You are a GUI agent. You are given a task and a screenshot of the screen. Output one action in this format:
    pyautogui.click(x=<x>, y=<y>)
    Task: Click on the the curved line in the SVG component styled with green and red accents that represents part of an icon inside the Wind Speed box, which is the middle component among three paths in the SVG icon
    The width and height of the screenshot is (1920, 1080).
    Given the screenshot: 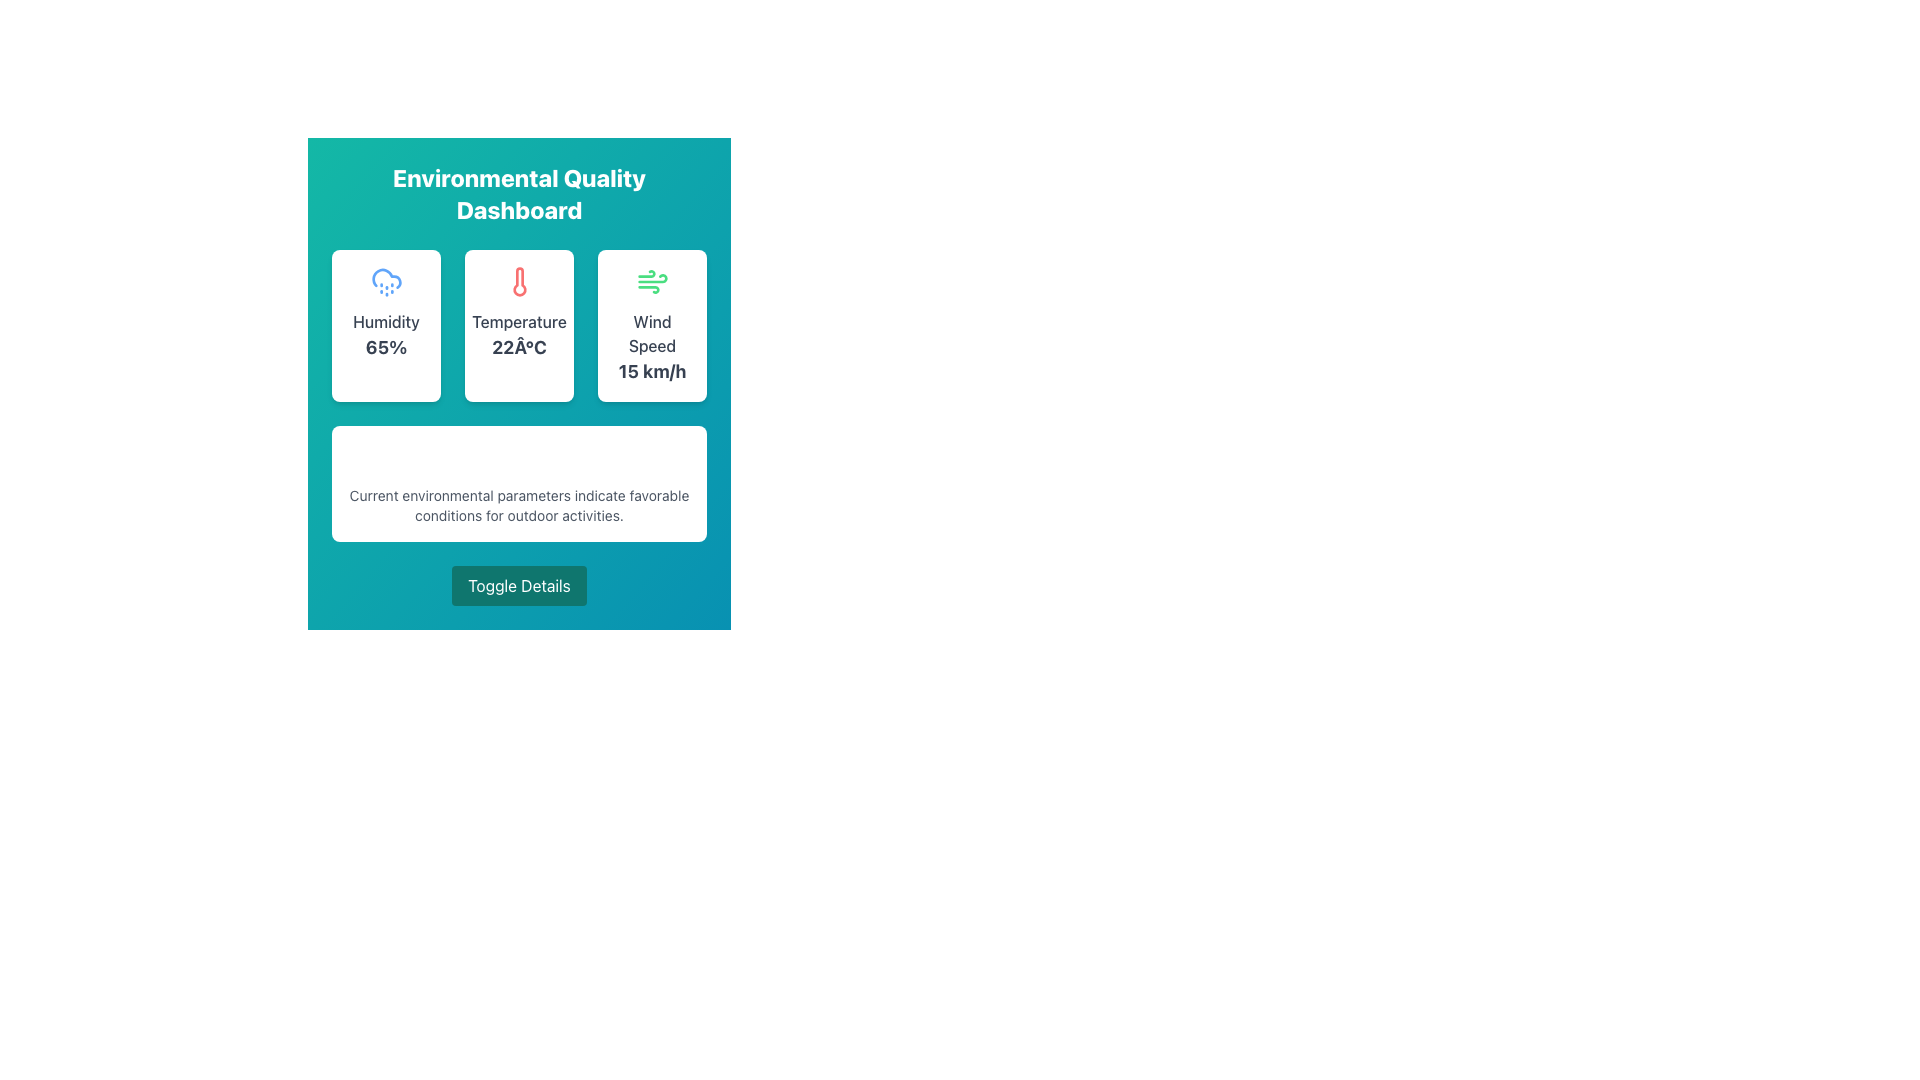 What is the action you would take?
    pyautogui.click(x=652, y=278)
    